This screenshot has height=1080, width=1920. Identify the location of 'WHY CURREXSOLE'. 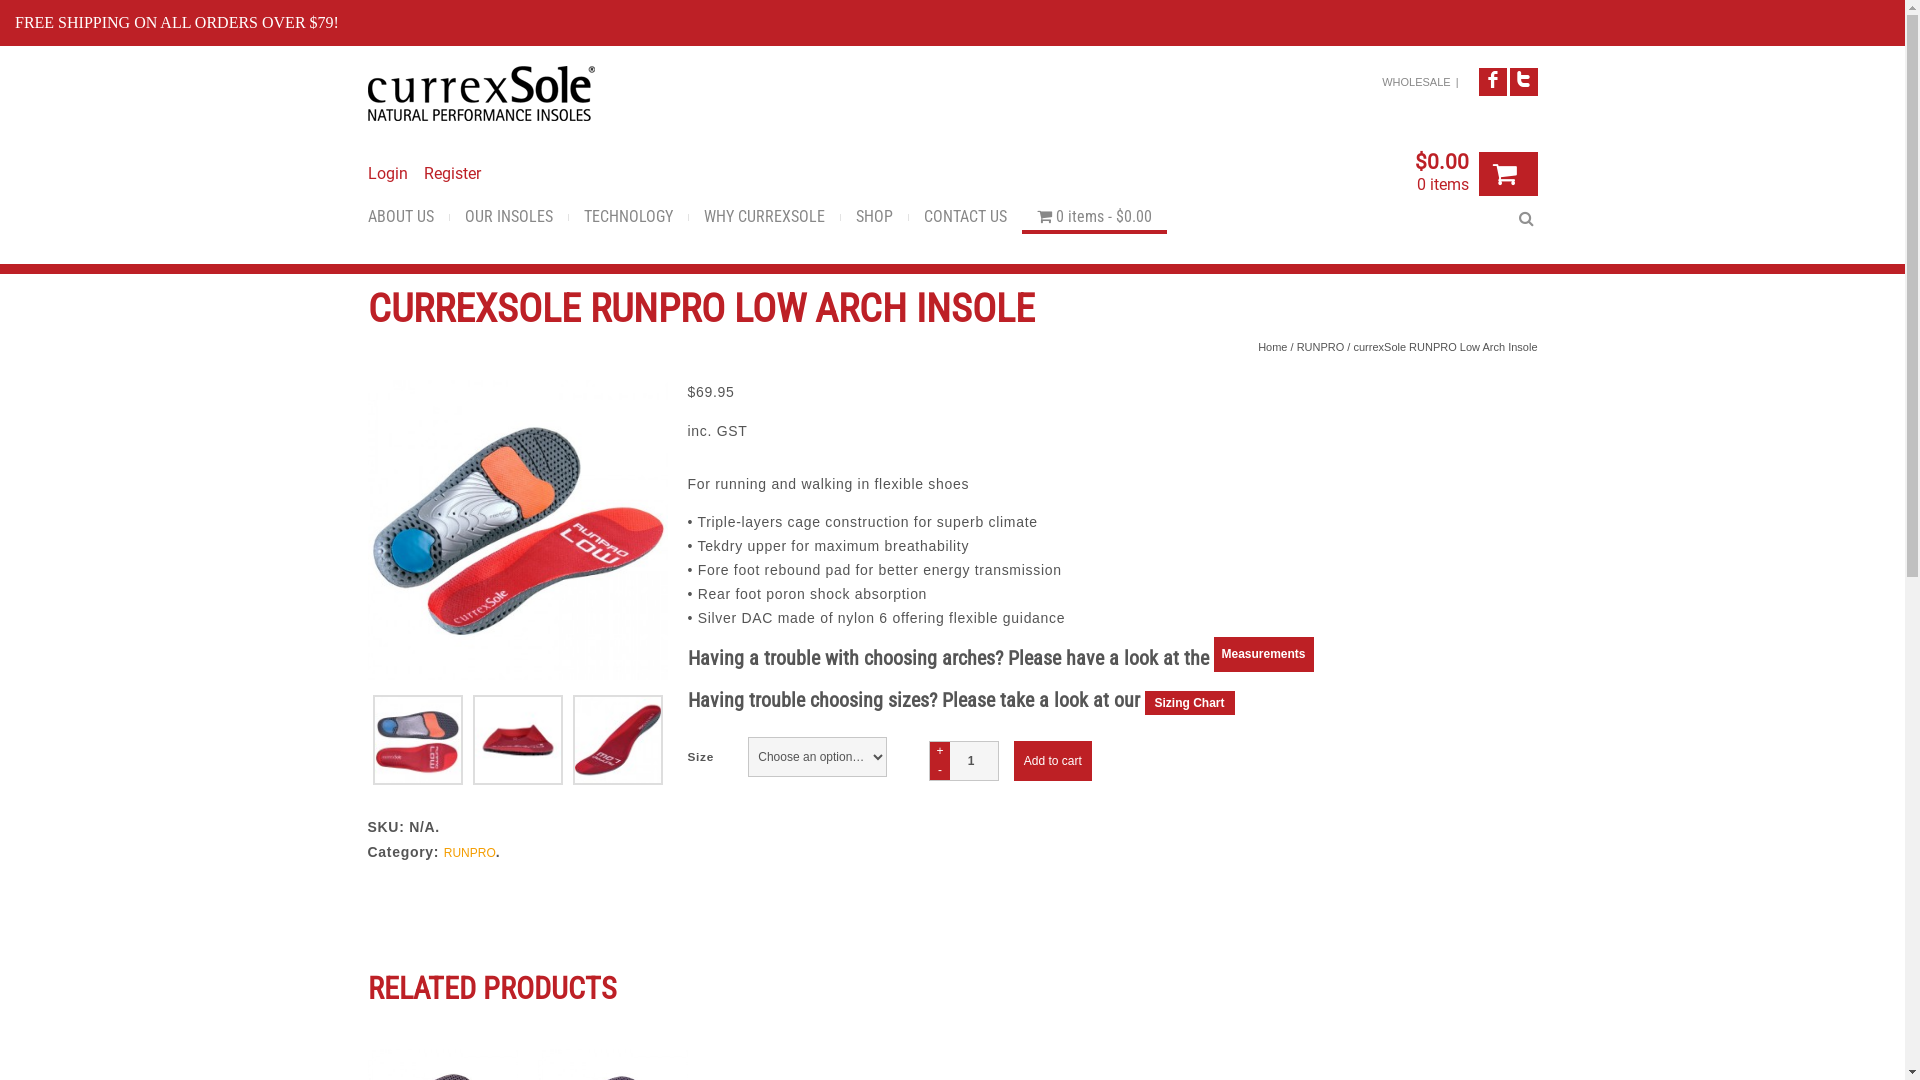
(687, 219).